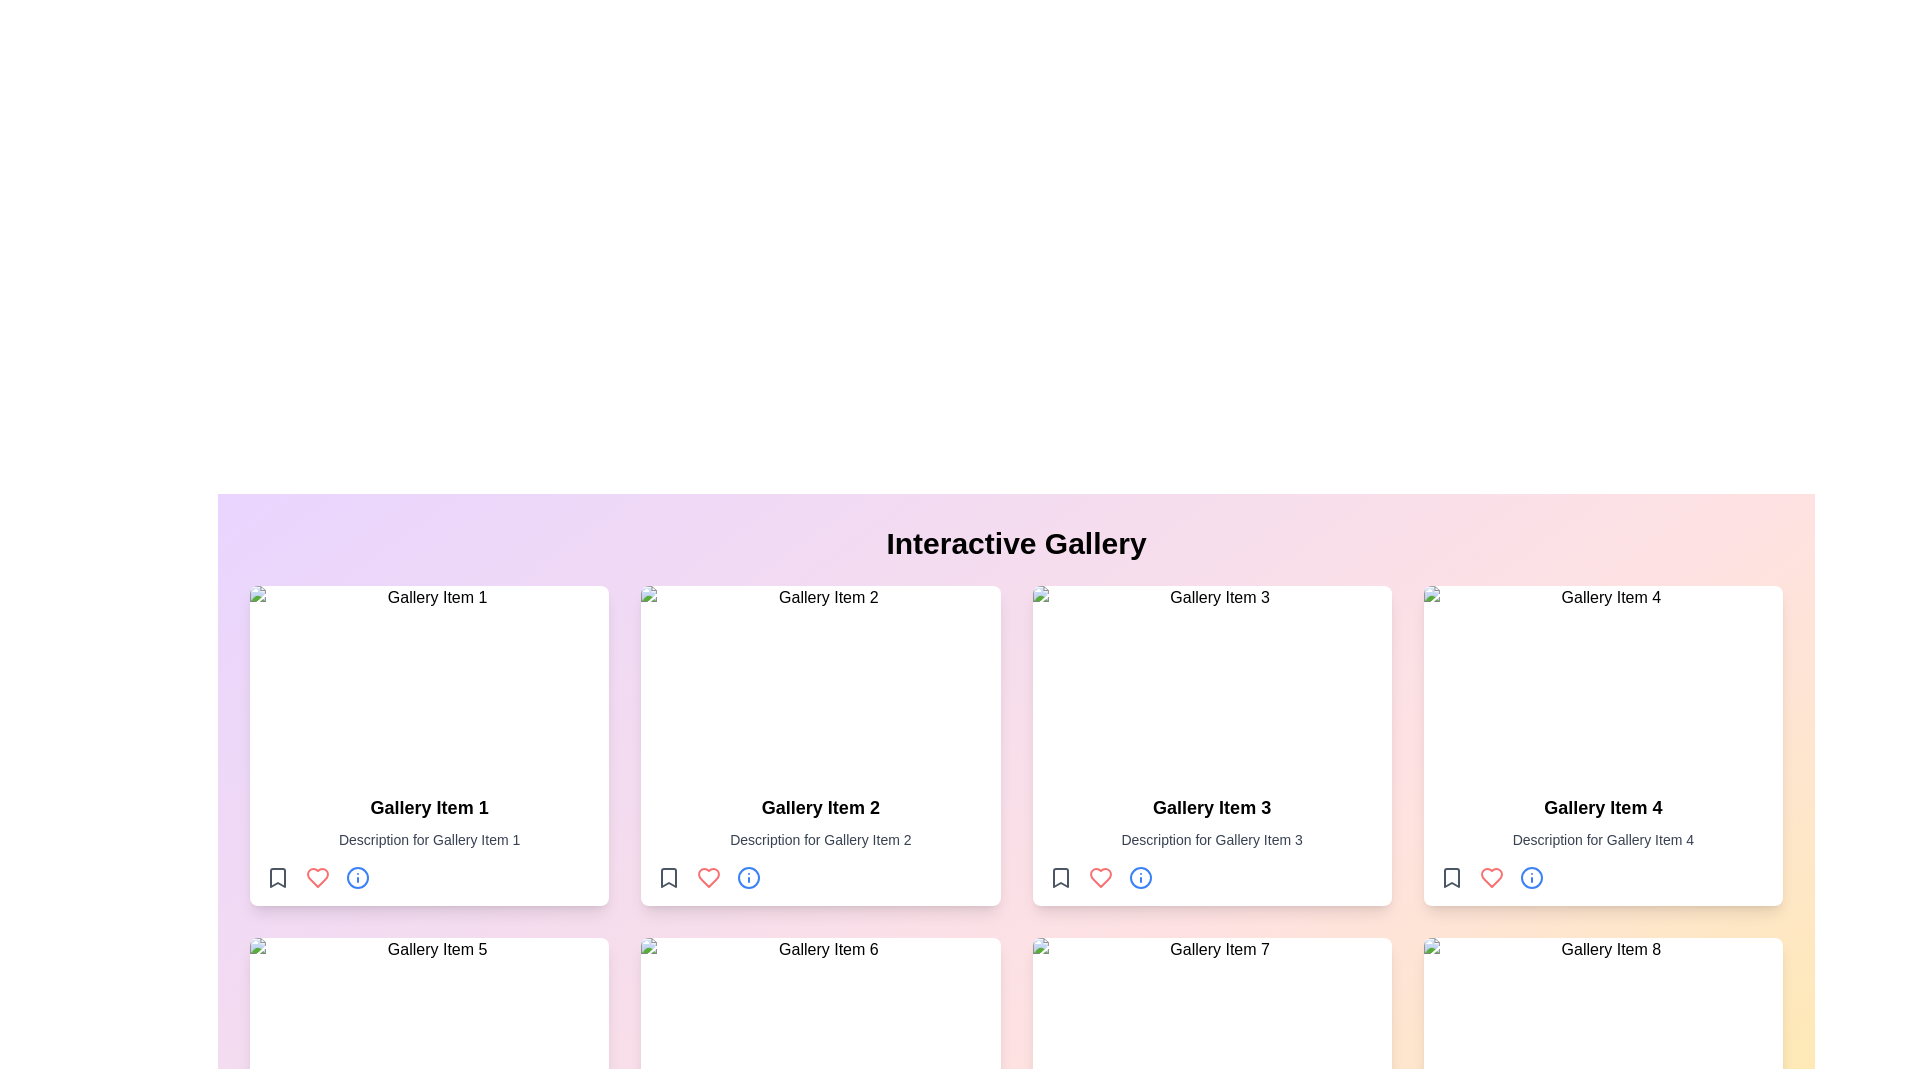 The height and width of the screenshot is (1080, 1920). Describe the element at coordinates (277, 877) in the screenshot. I see `the bookmark icon located at the bottom-left corner of the 'Gallery Item 1' card` at that location.